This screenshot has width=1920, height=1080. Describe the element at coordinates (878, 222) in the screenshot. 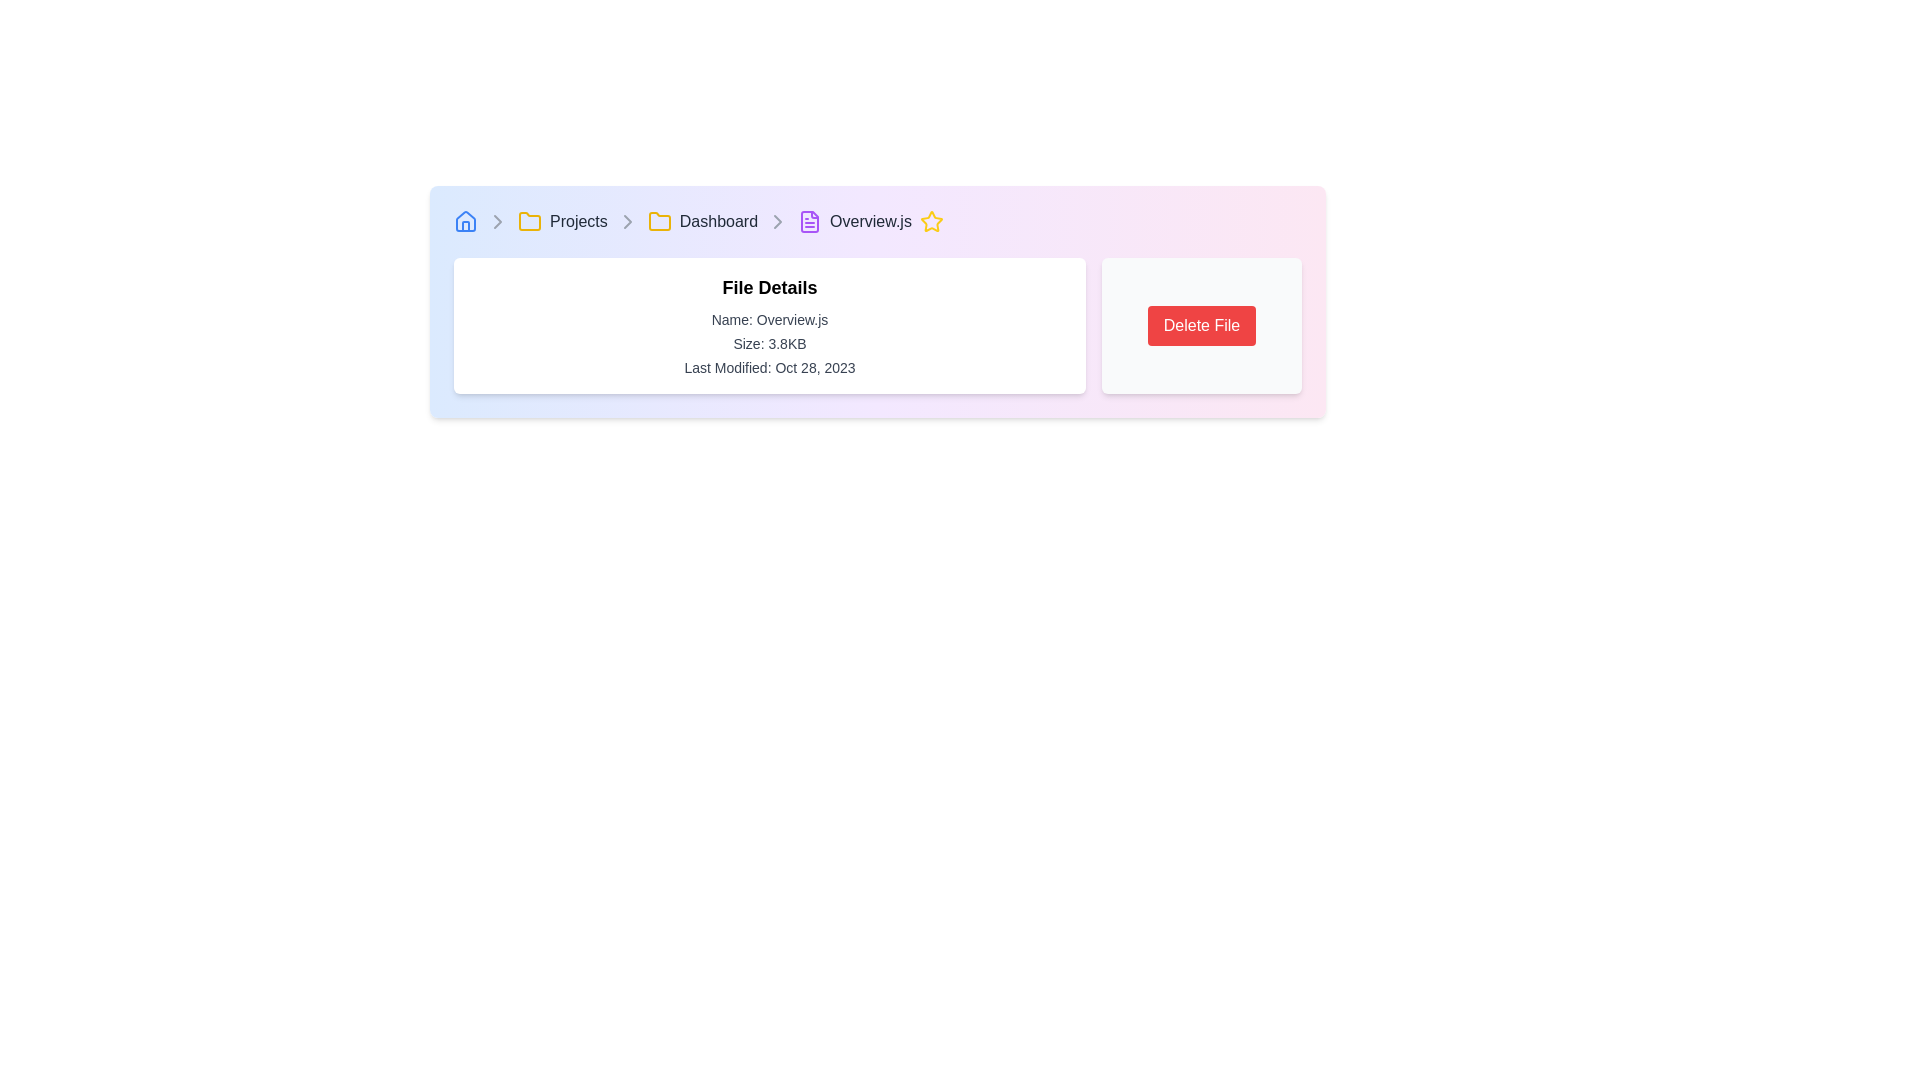

I see `the non-interactive Breadcrumb navigation item located at the top of the page, which indicates the current location in the file system and is the last item in the breadcrumb navigation bar` at that location.